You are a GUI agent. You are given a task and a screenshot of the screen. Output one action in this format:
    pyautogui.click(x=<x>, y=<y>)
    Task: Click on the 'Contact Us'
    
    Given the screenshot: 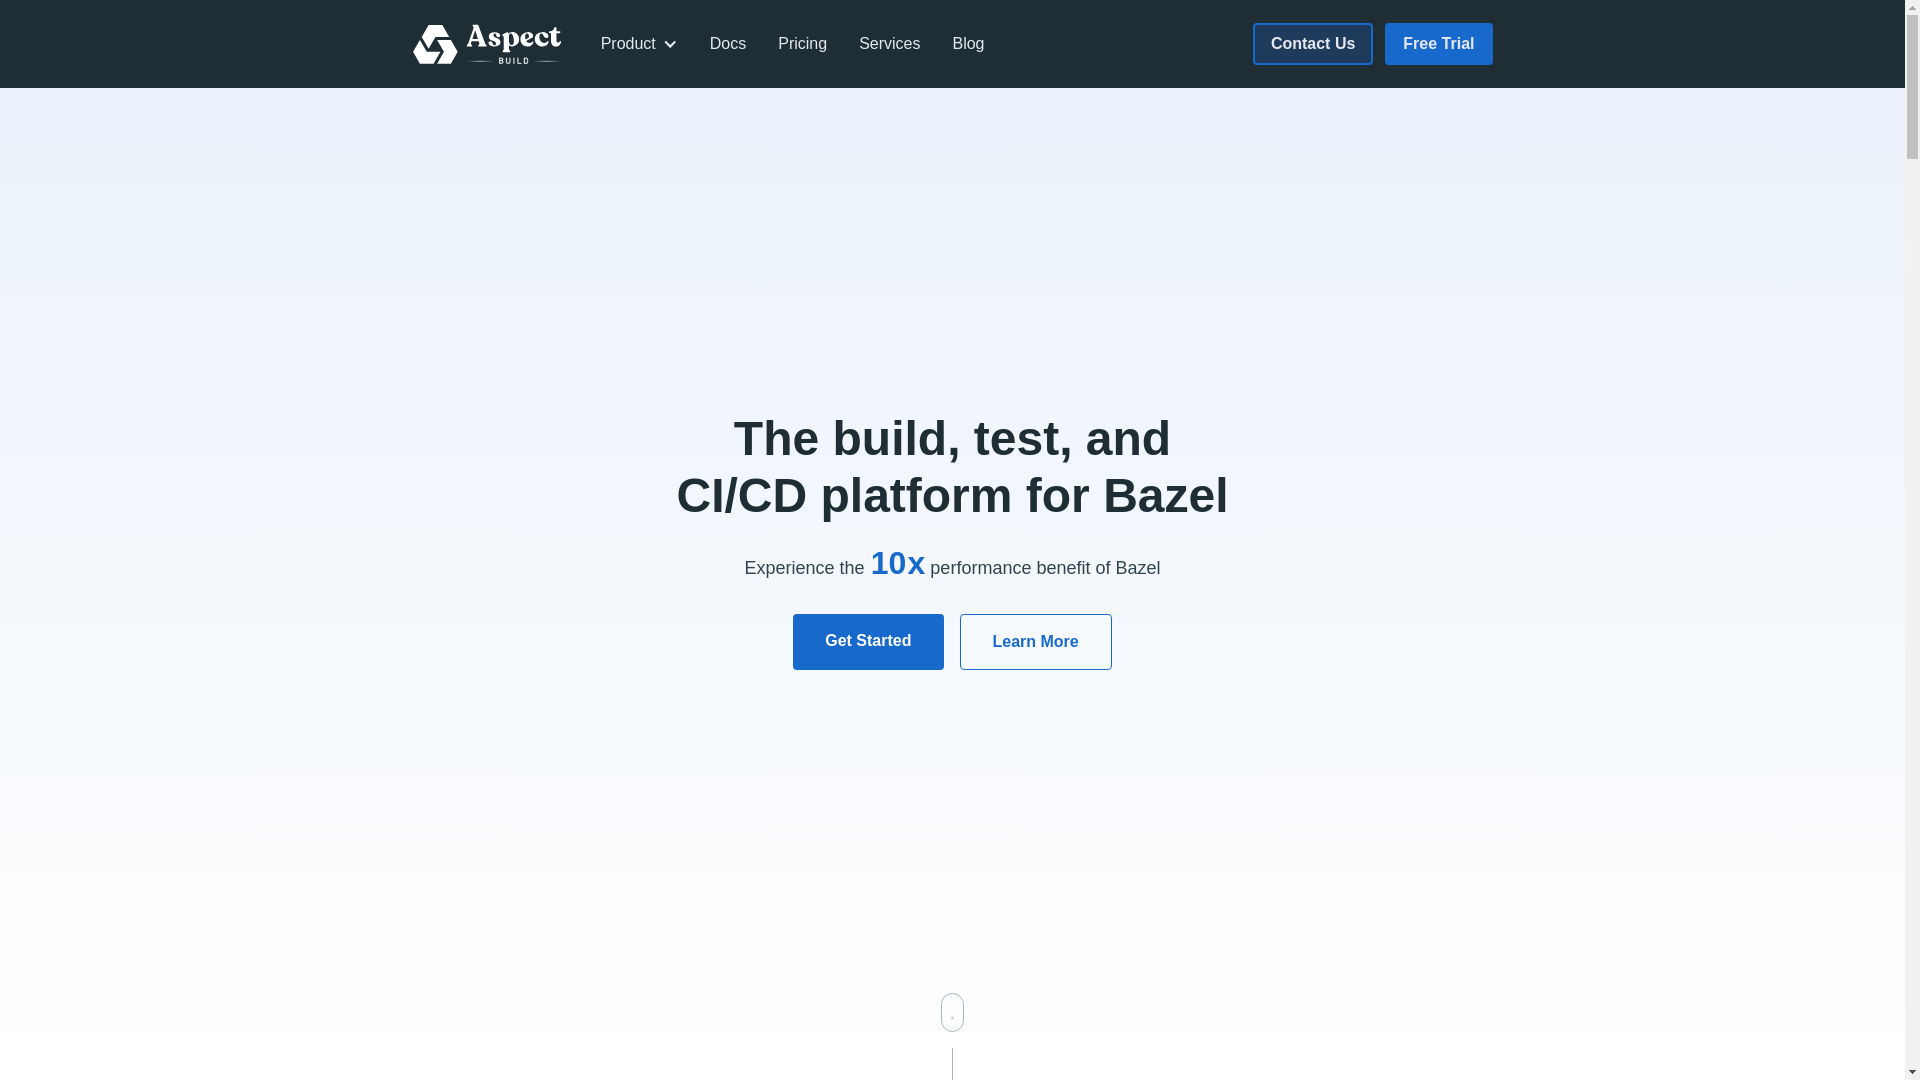 What is the action you would take?
    pyautogui.click(x=1313, y=43)
    